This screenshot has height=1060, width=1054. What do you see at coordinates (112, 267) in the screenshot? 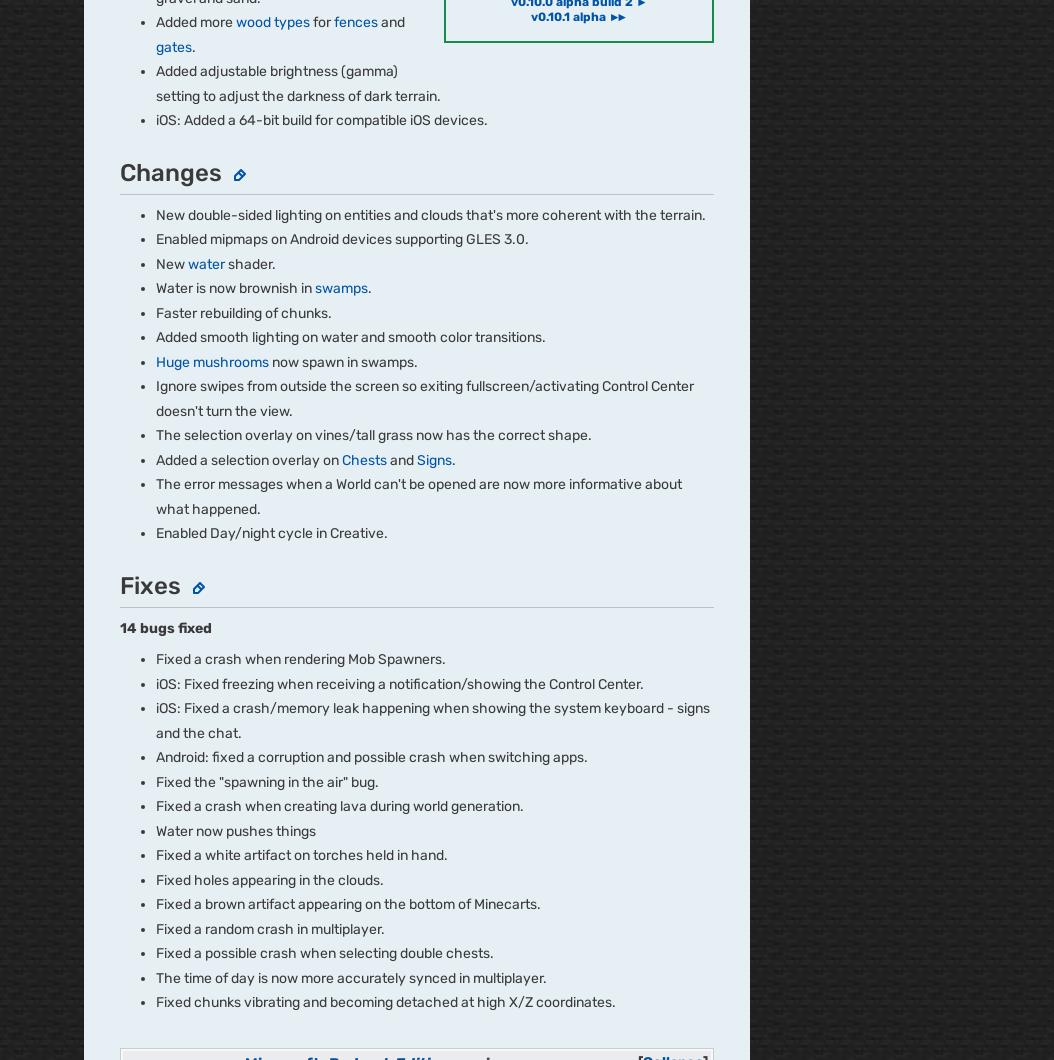
I see `'Muthead'` at bounding box center [112, 267].